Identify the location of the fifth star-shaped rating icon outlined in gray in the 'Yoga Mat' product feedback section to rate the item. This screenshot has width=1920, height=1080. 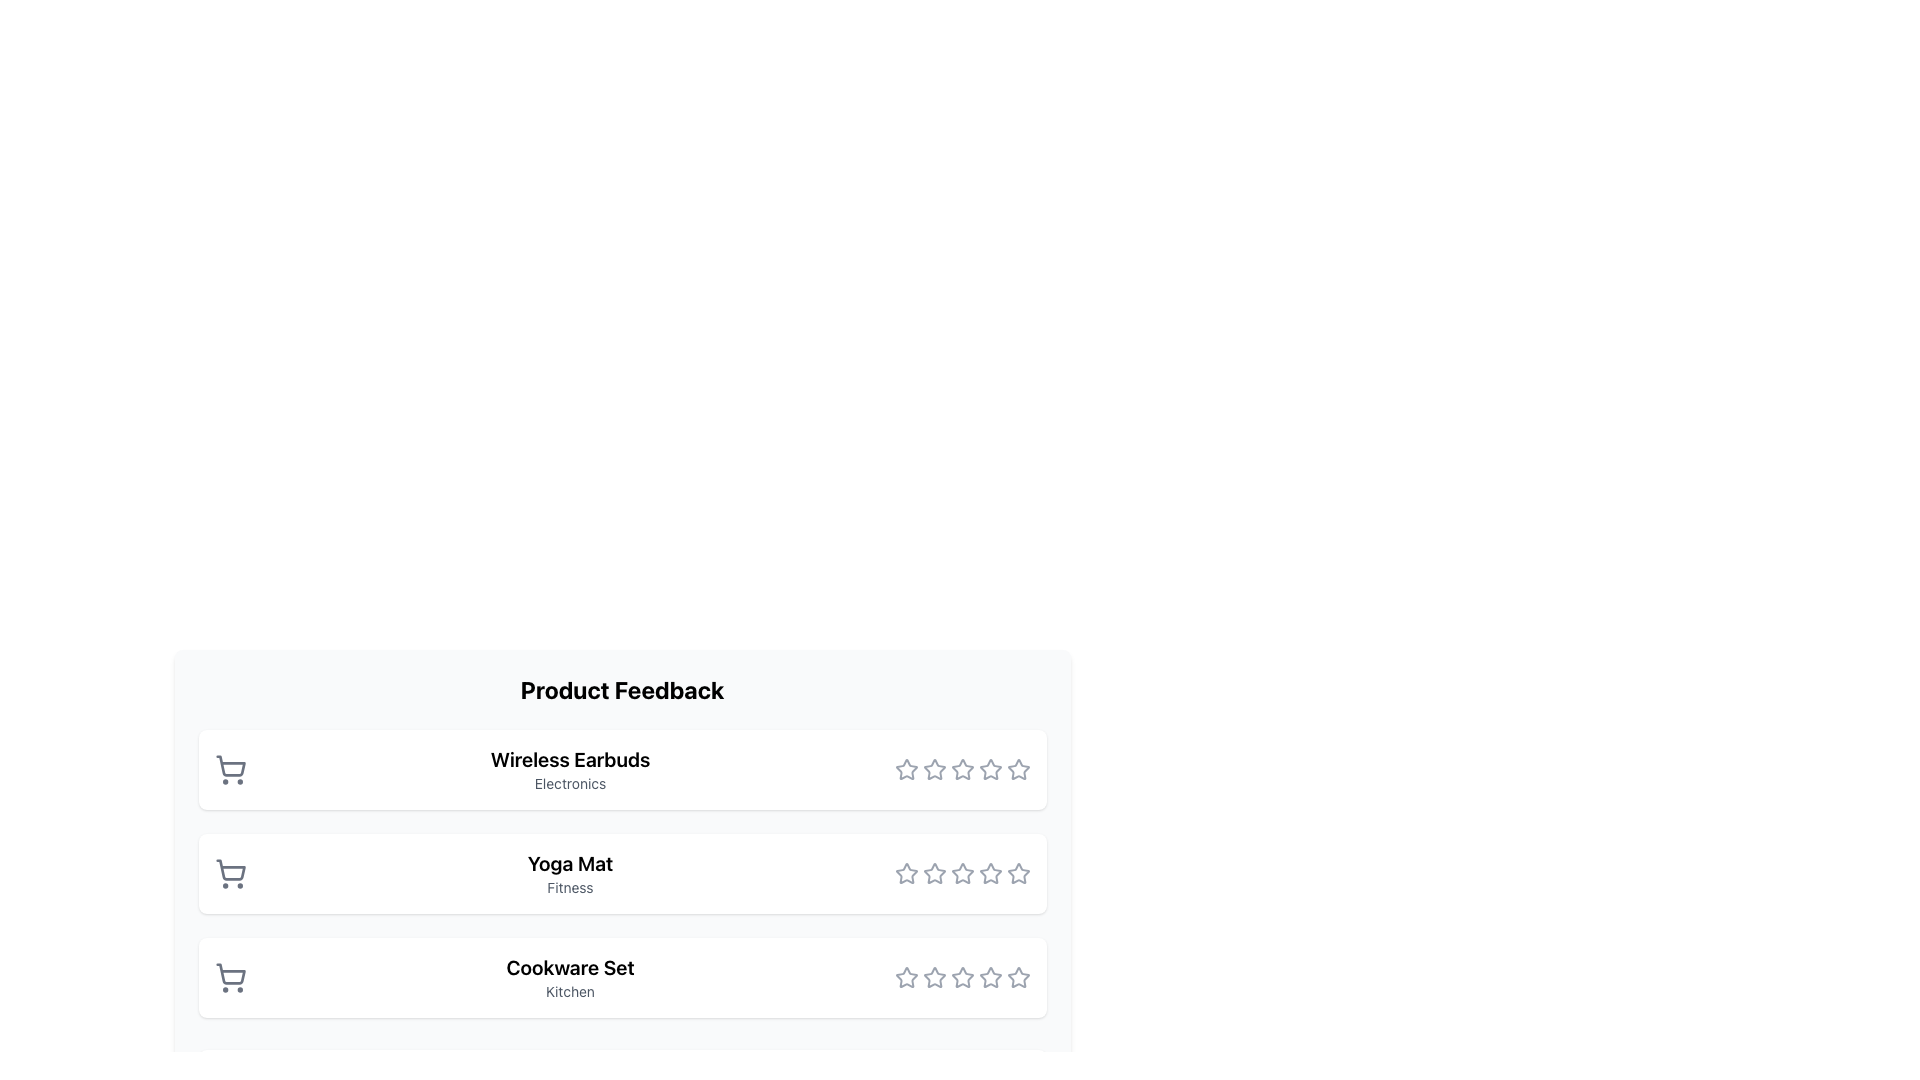
(990, 873).